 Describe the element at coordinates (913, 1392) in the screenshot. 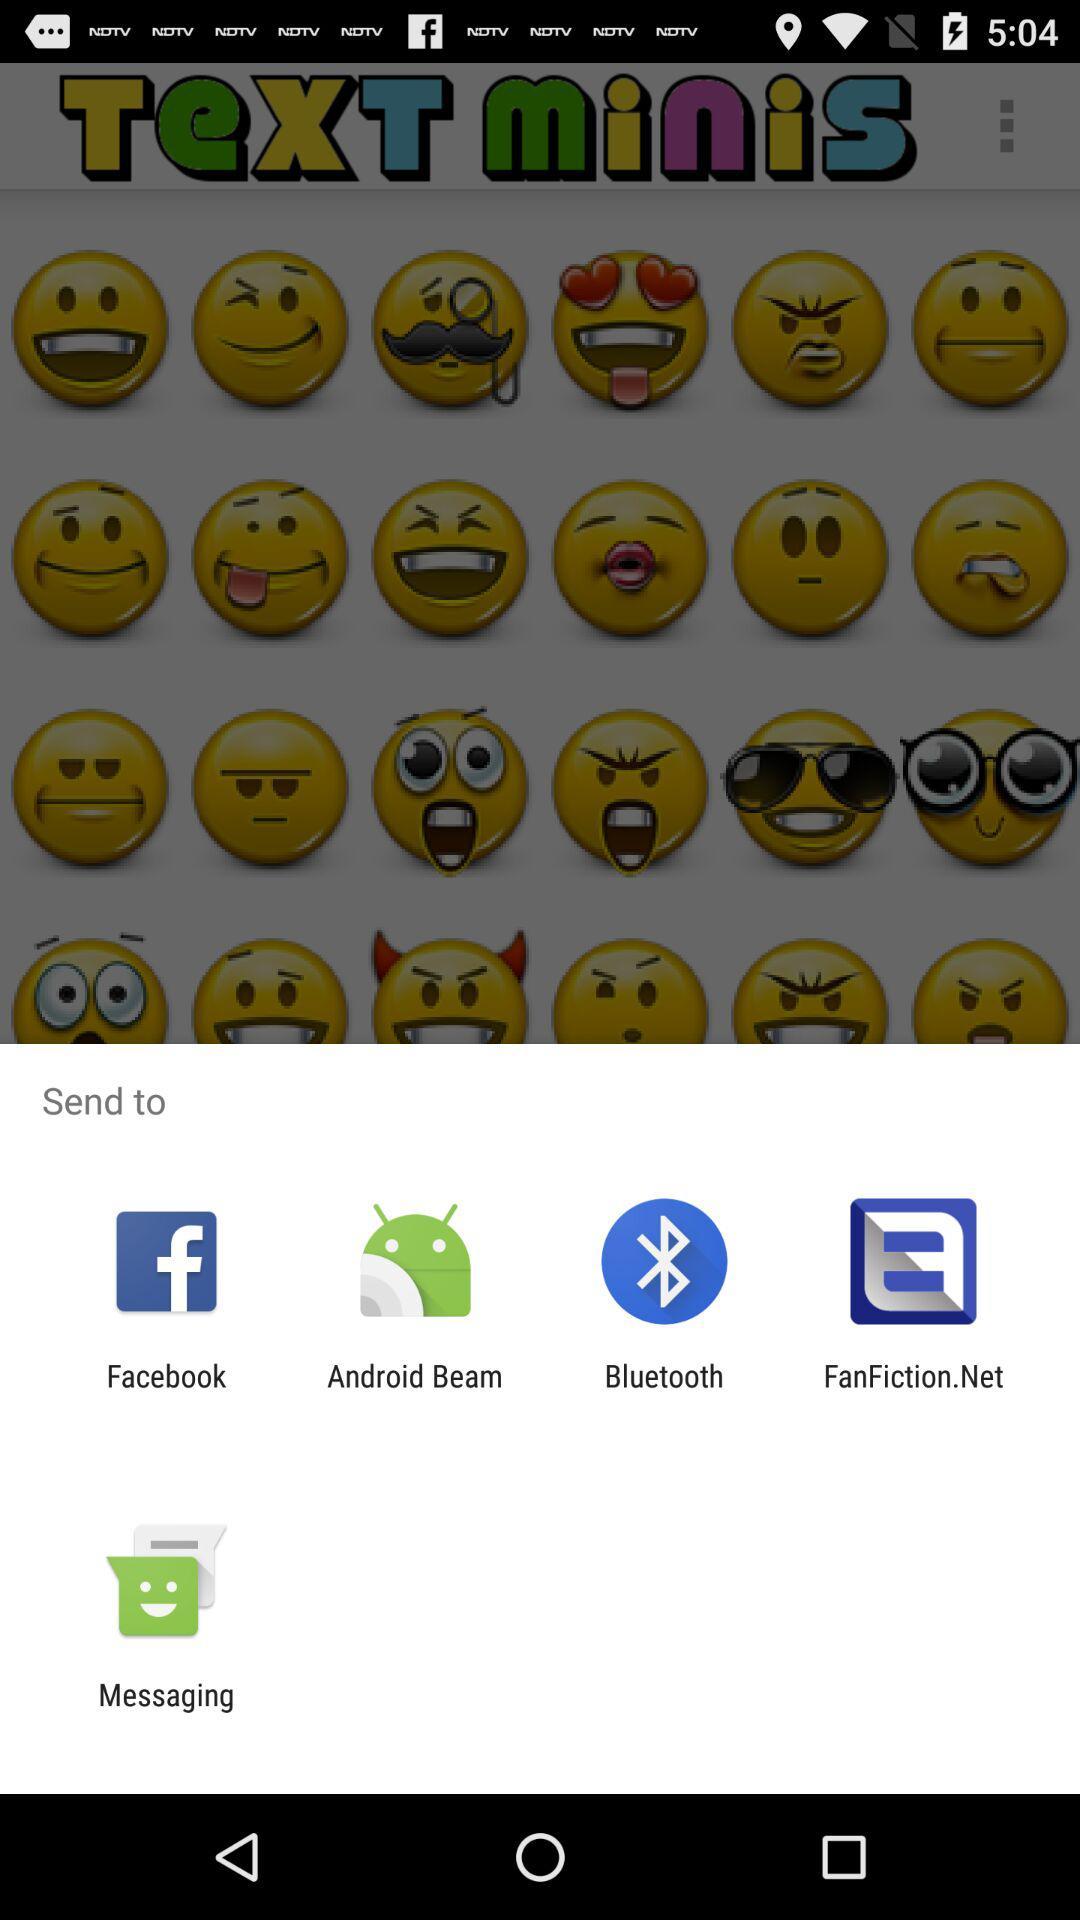

I see `app to the right of the bluetooth icon` at that location.